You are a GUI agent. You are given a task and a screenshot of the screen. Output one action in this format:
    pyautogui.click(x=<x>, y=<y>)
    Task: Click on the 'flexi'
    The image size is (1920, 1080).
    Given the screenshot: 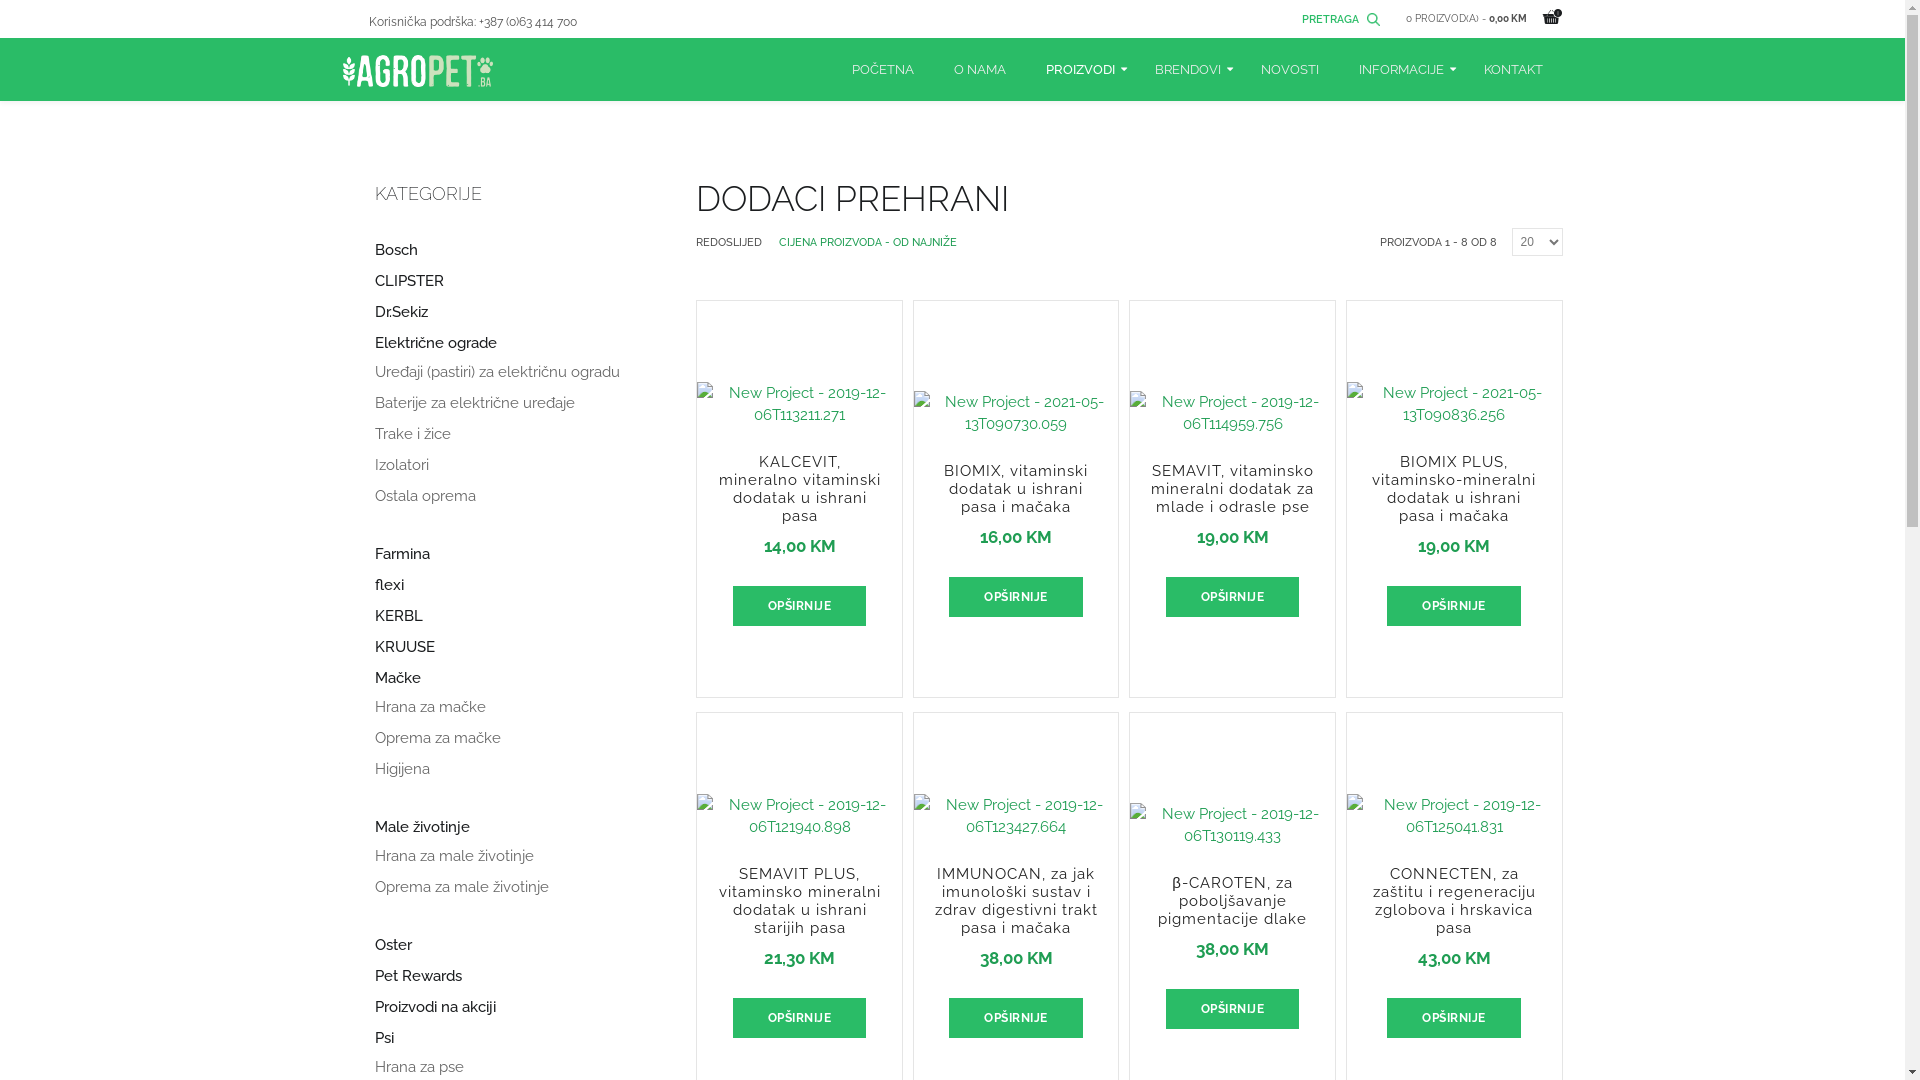 What is the action you would take?
    pyautogui.click(x=374, y=585)
    